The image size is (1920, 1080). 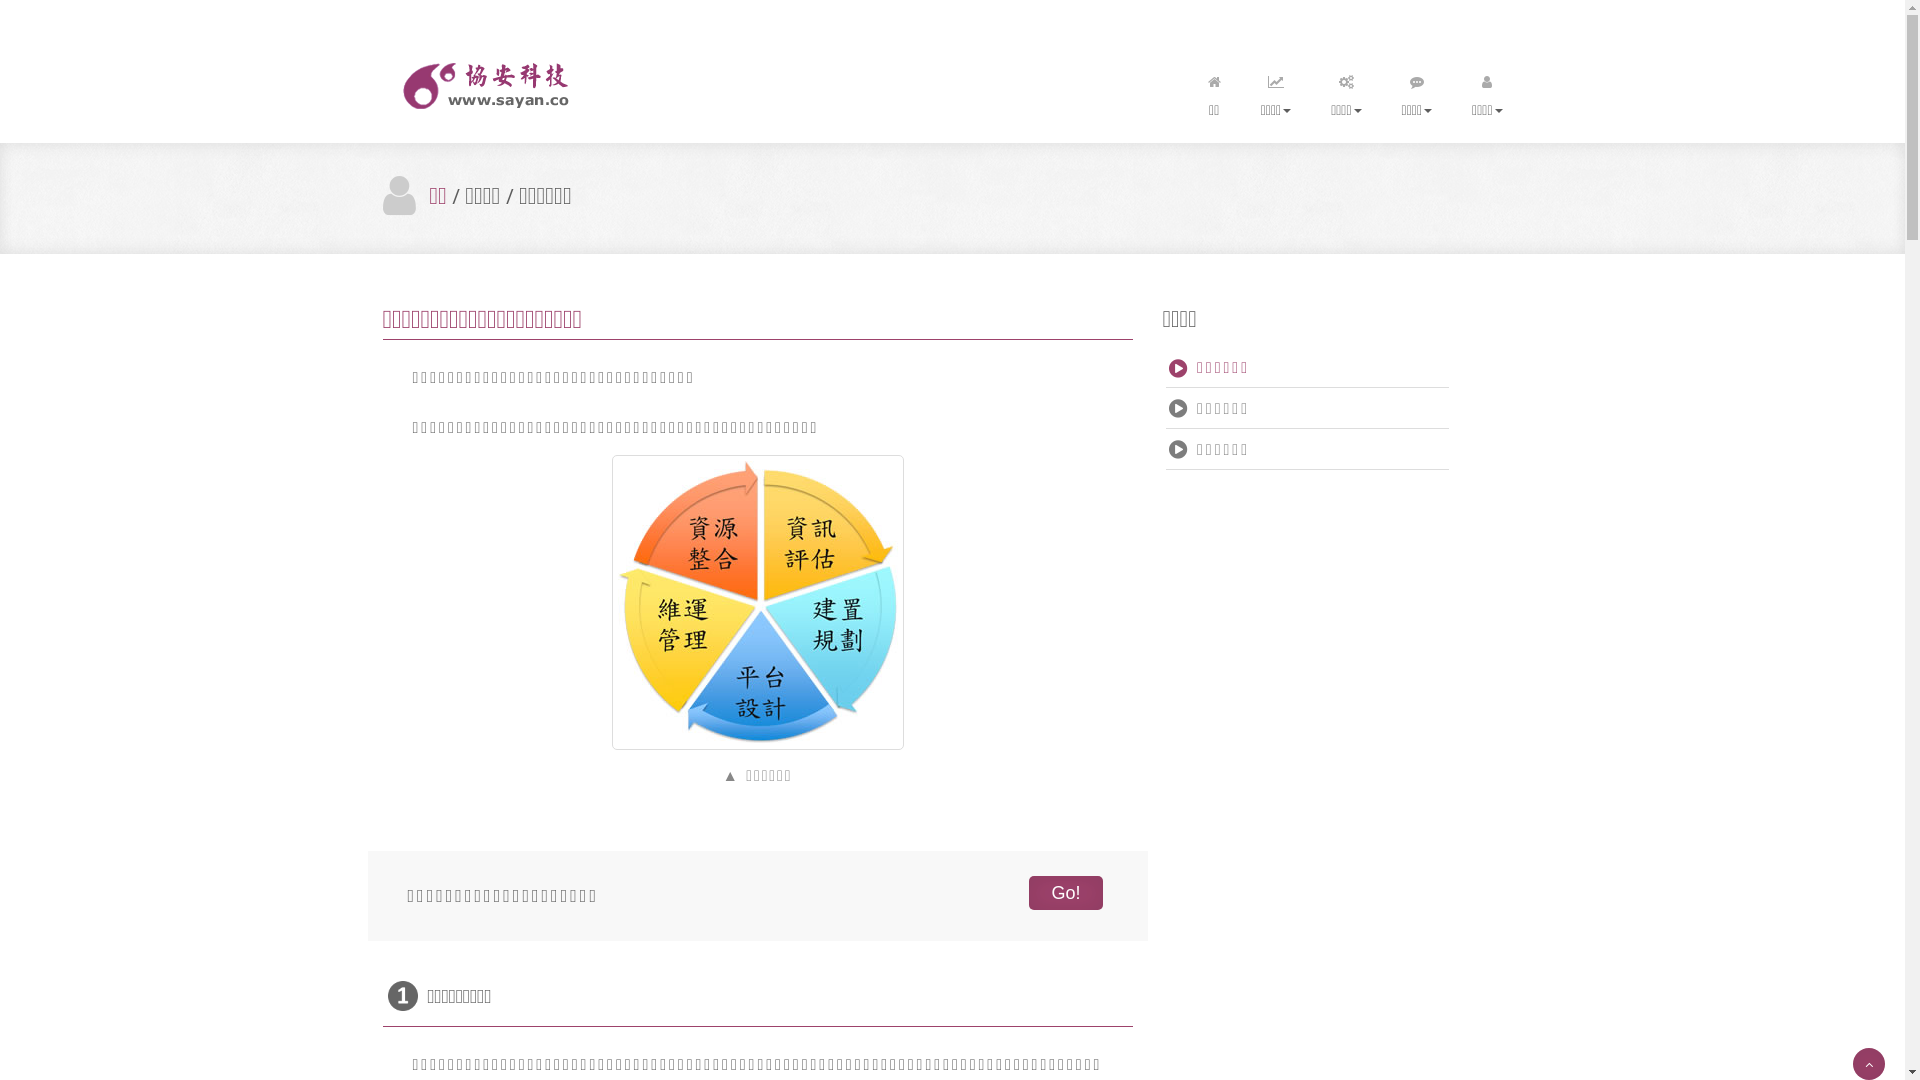 What do you see at coordinates (1064, 892) in the screenshot?
I see `'Go!'` at bounding box center [1064, 892].